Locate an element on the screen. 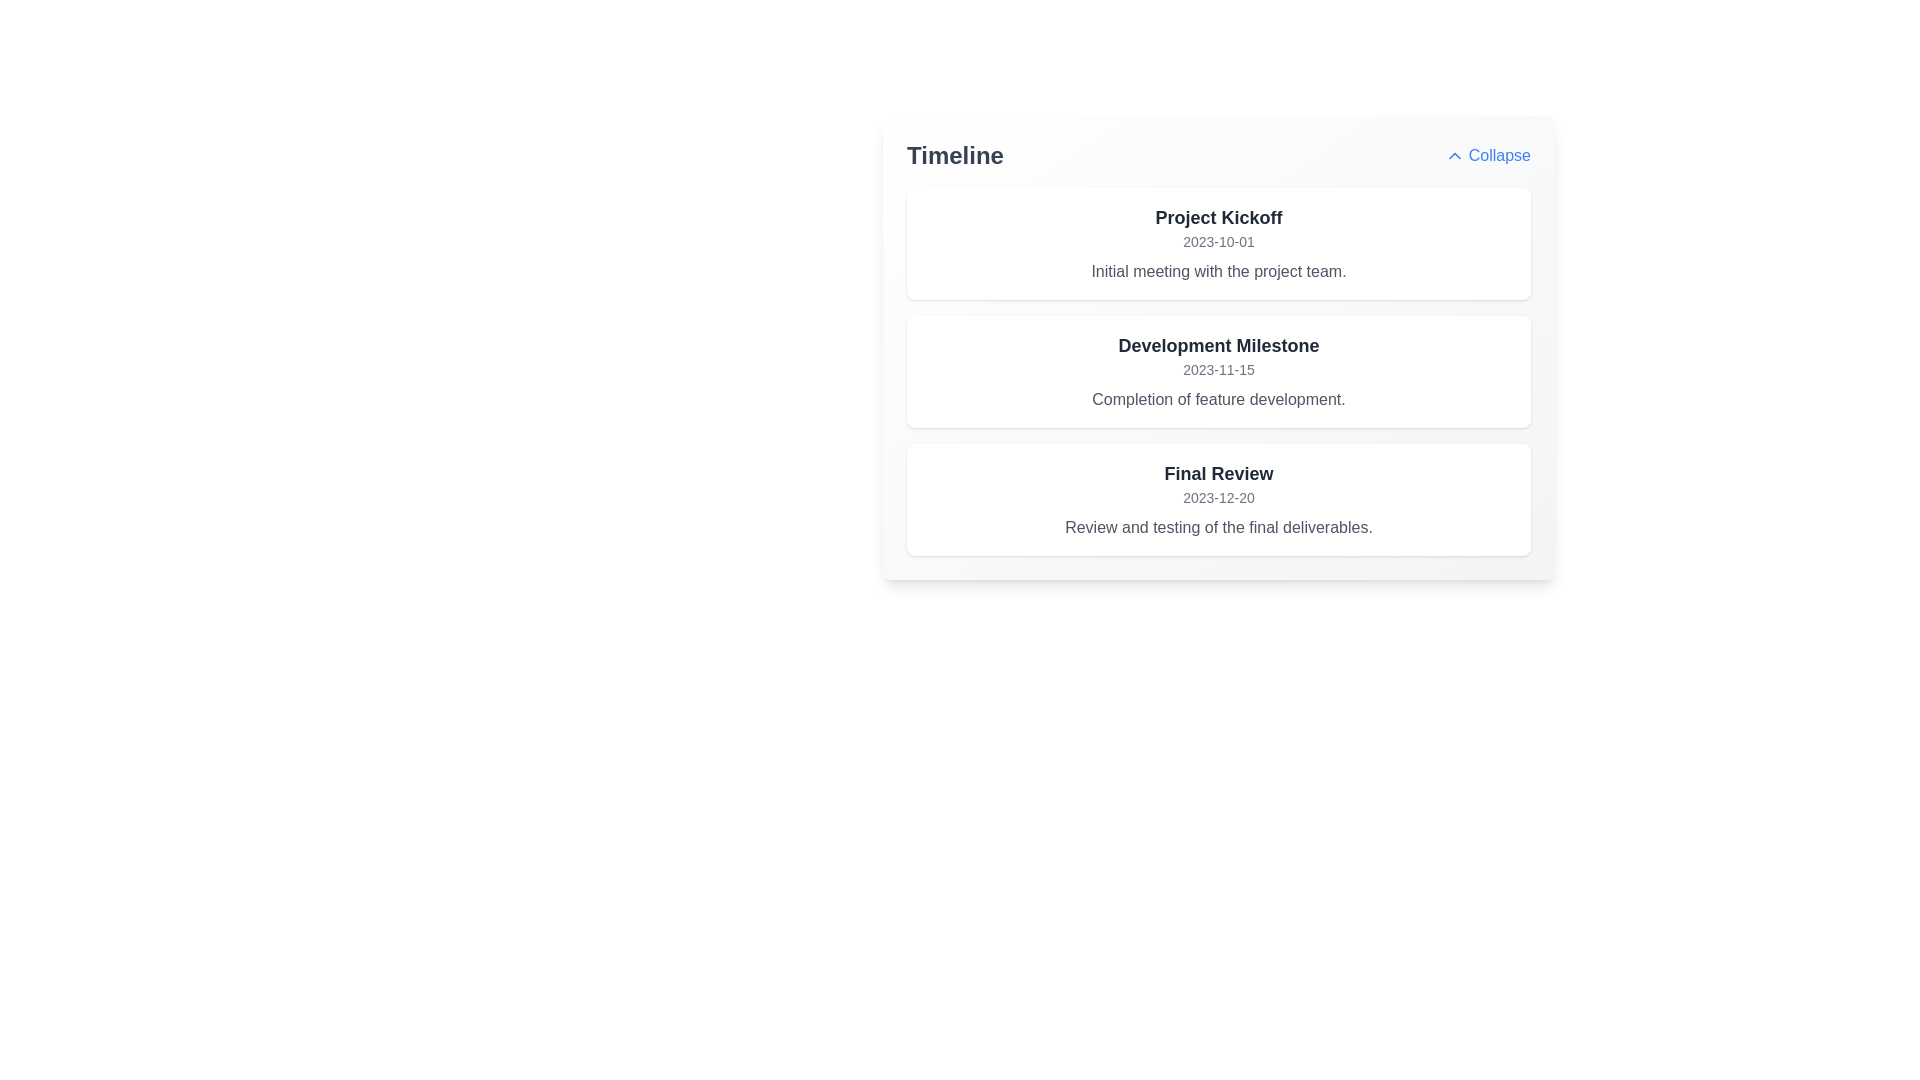 This screenshot has height=1080, width=1920. the button located to the right of the 'Timeline' heading is located at coordinates (1487, 154).